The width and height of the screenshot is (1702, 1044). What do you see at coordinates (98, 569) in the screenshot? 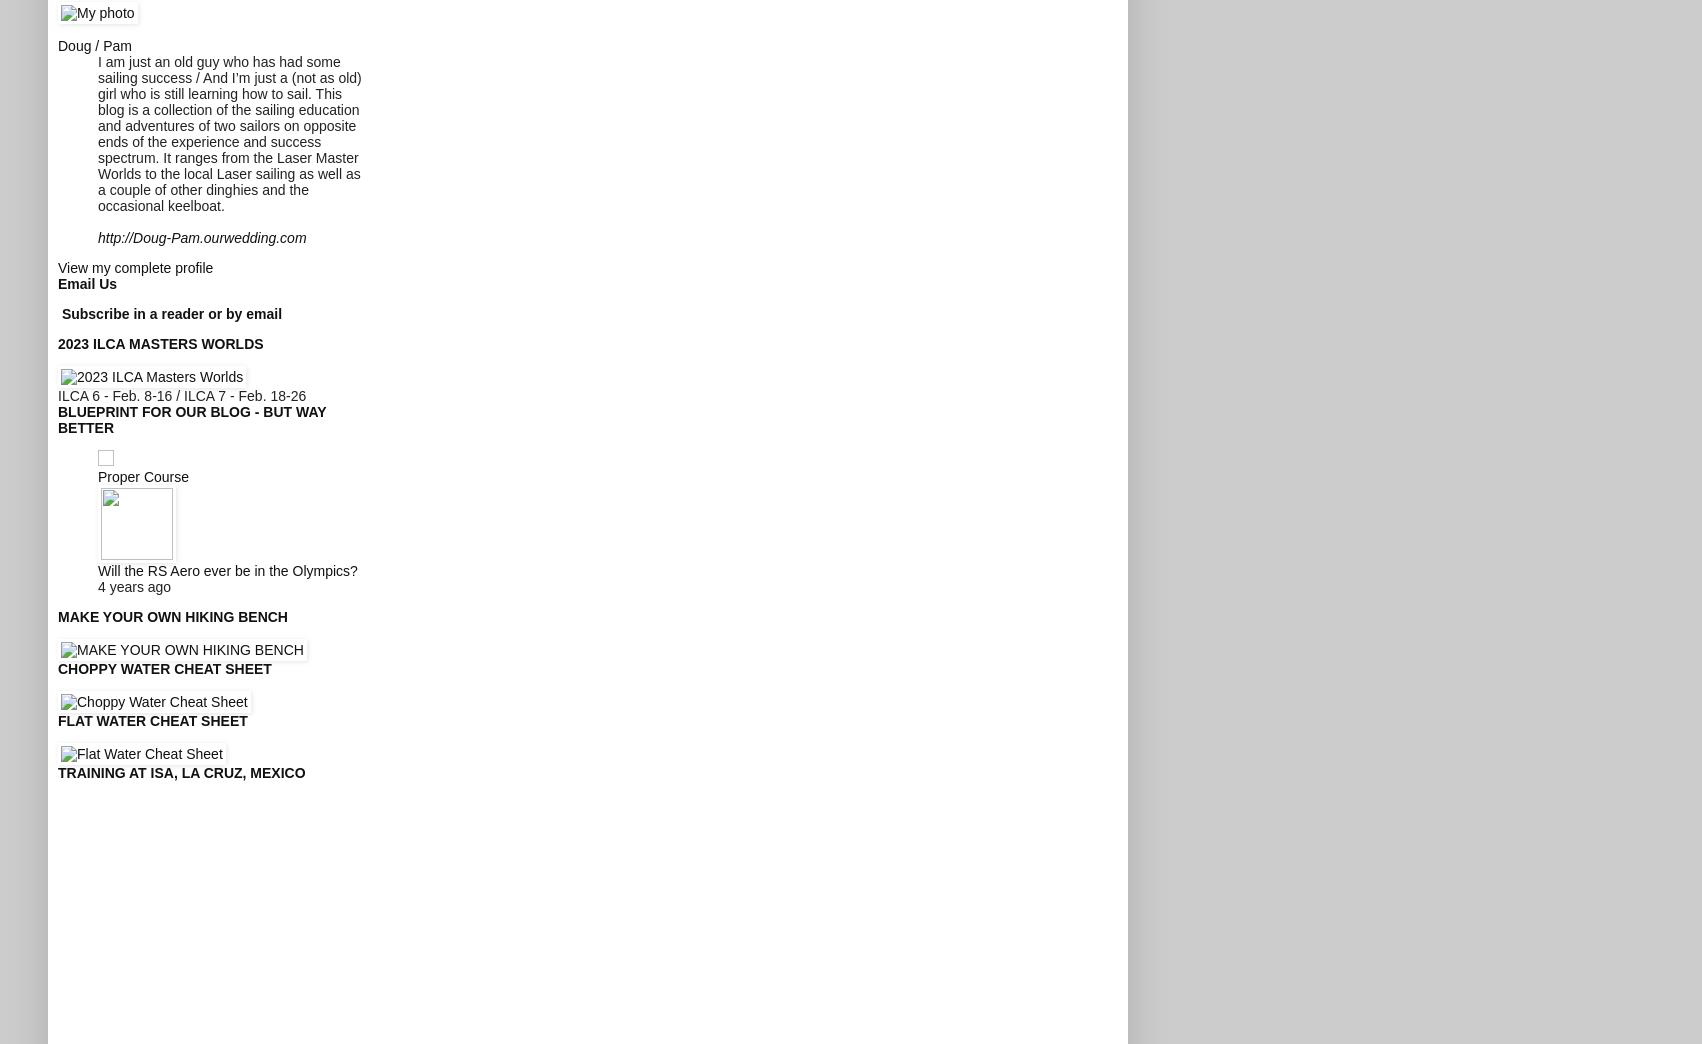
I see `'Will the RS Aero ever be in the Olympics?'` at bounding box center [98, 569].